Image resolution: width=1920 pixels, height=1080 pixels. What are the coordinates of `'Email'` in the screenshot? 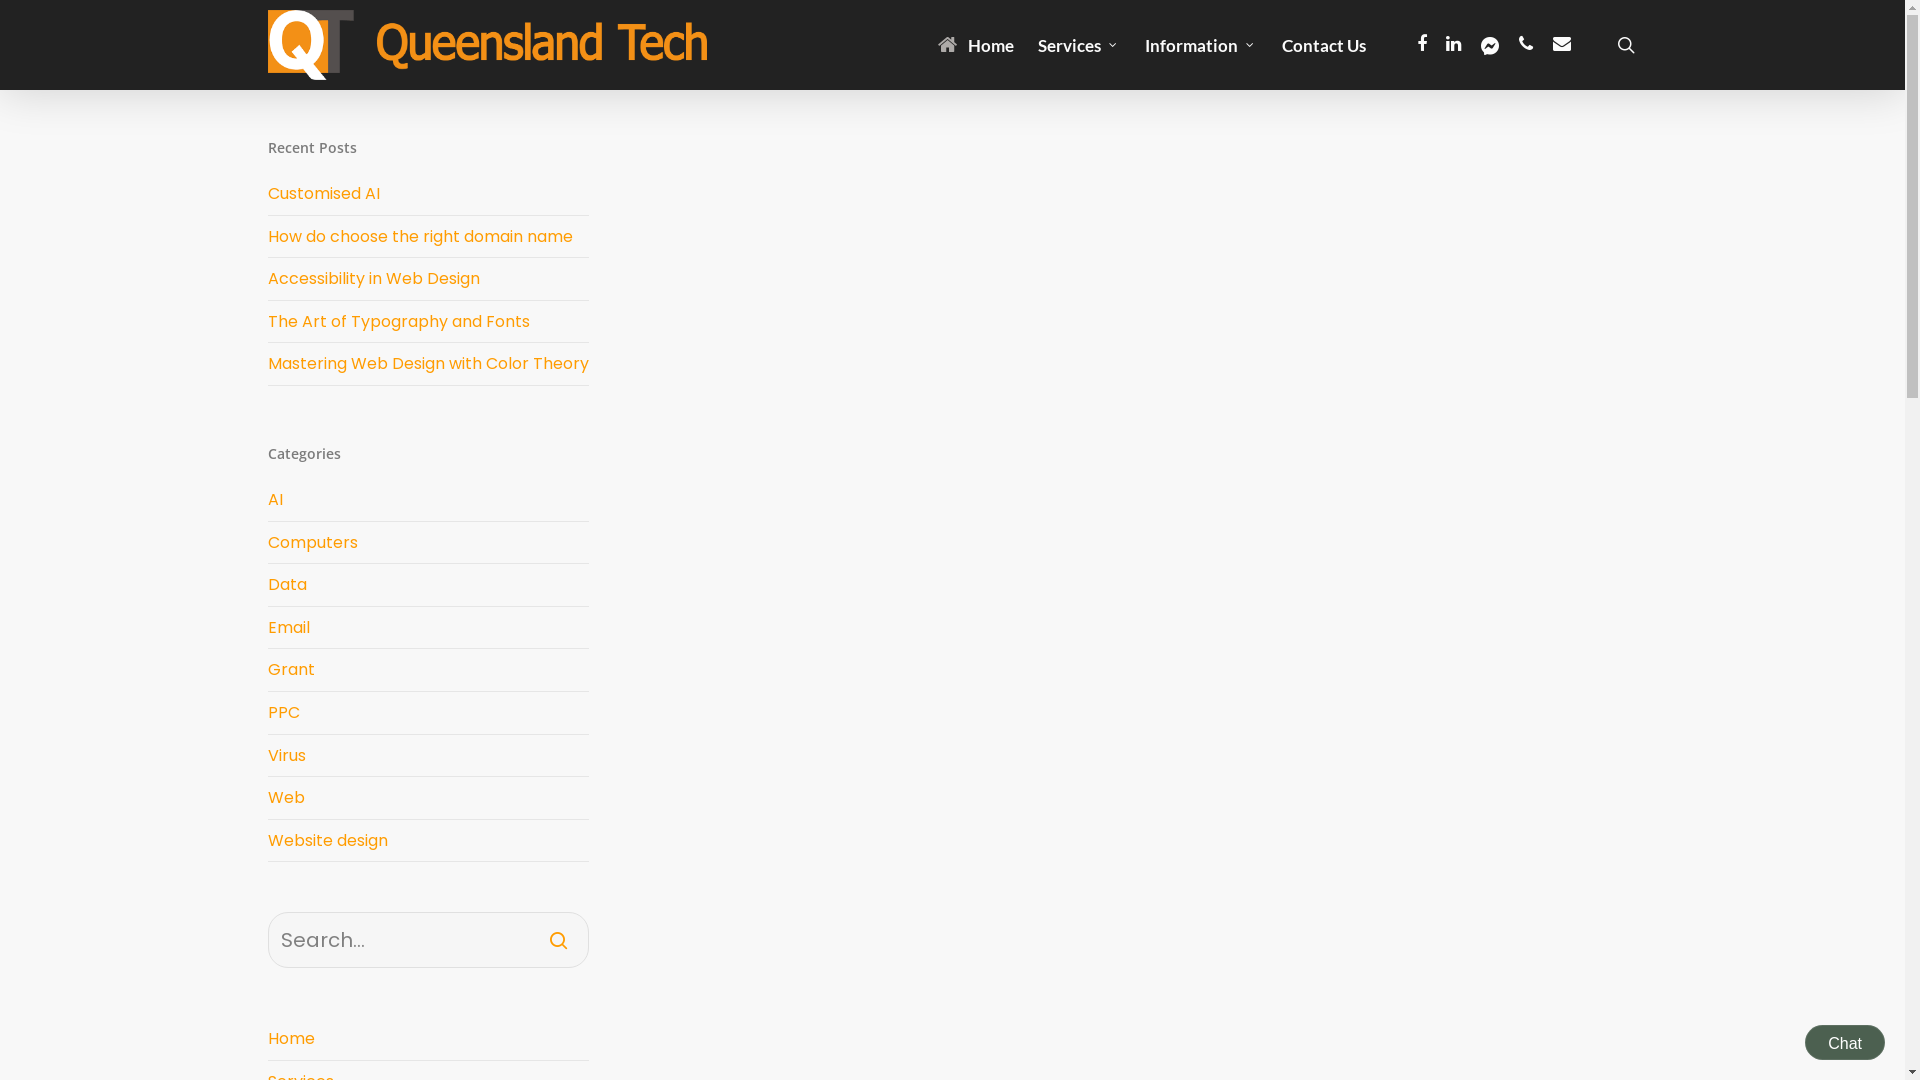 It's located at (427, 627).